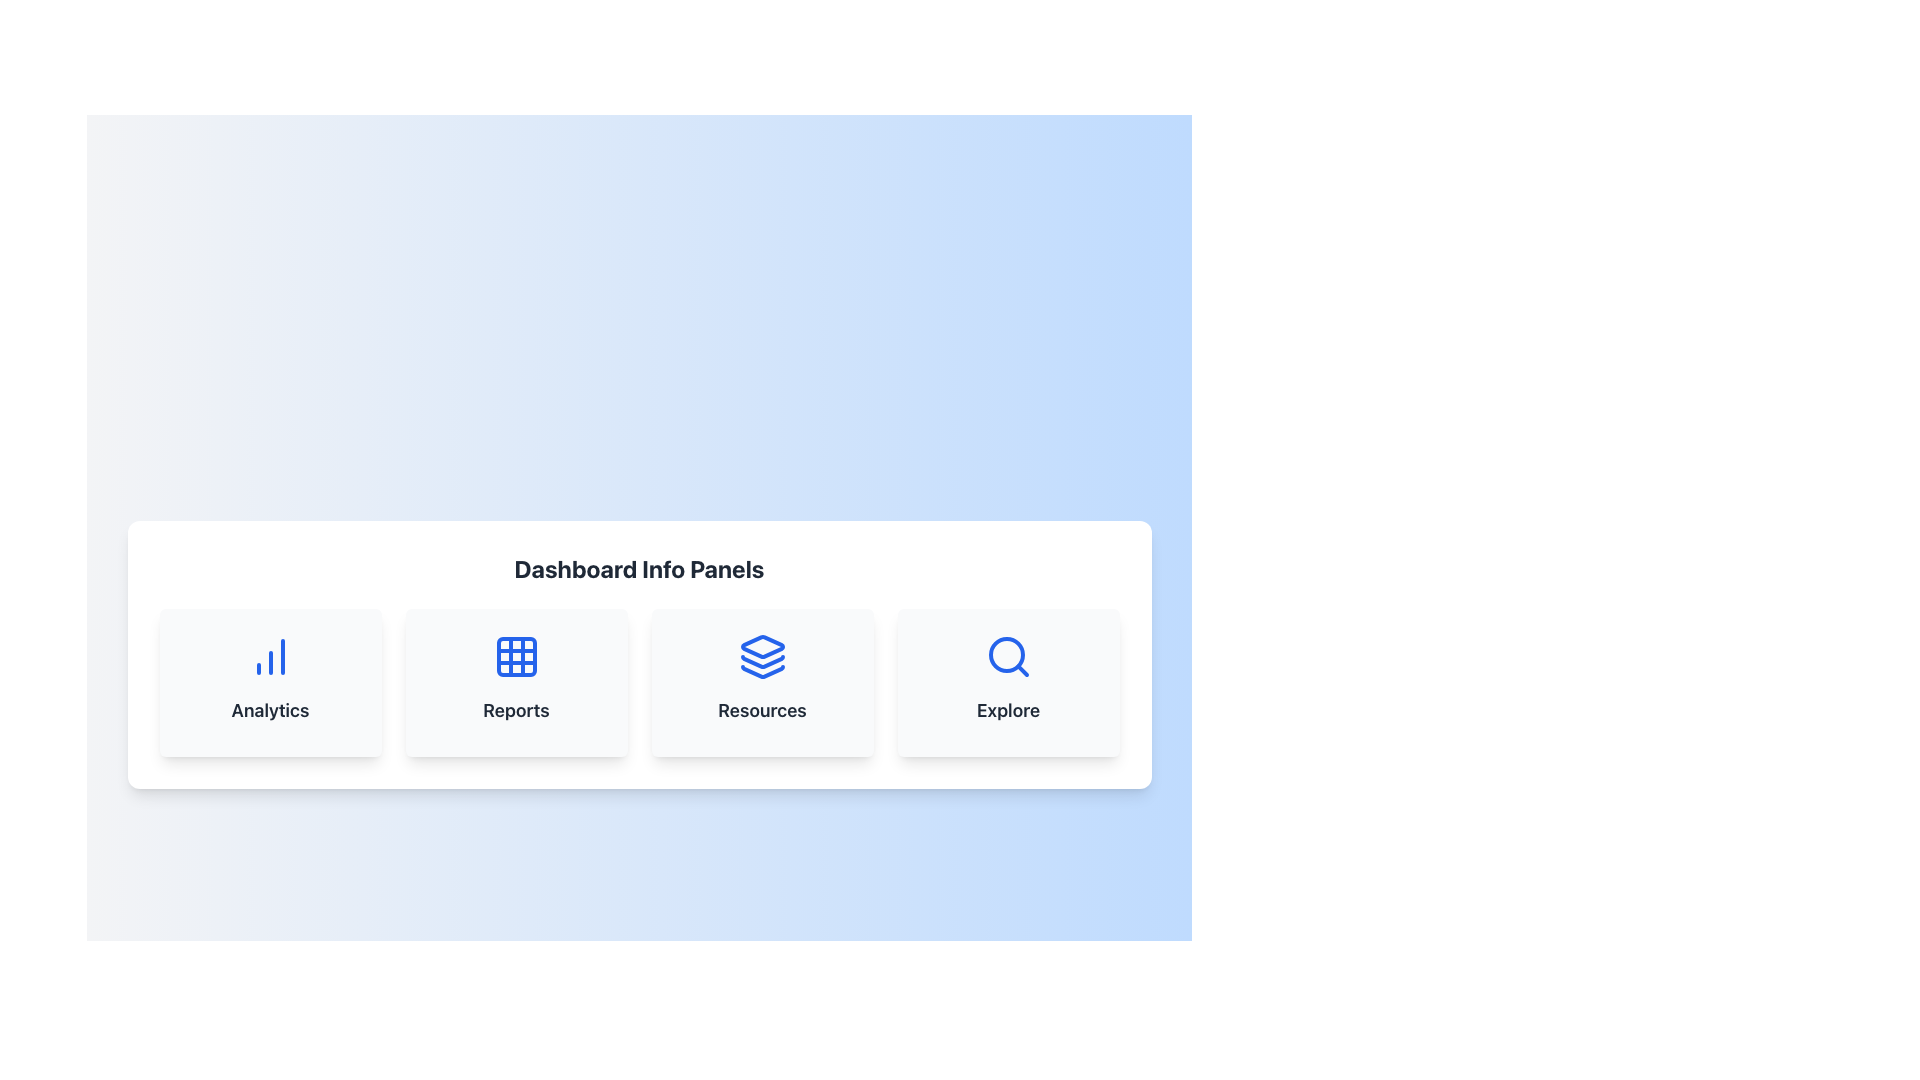 This screenshot has height=1080, width=1920. I want to click on the vibrant blue bar chart icon located in the 'Analytics' card, so click(269, 656).